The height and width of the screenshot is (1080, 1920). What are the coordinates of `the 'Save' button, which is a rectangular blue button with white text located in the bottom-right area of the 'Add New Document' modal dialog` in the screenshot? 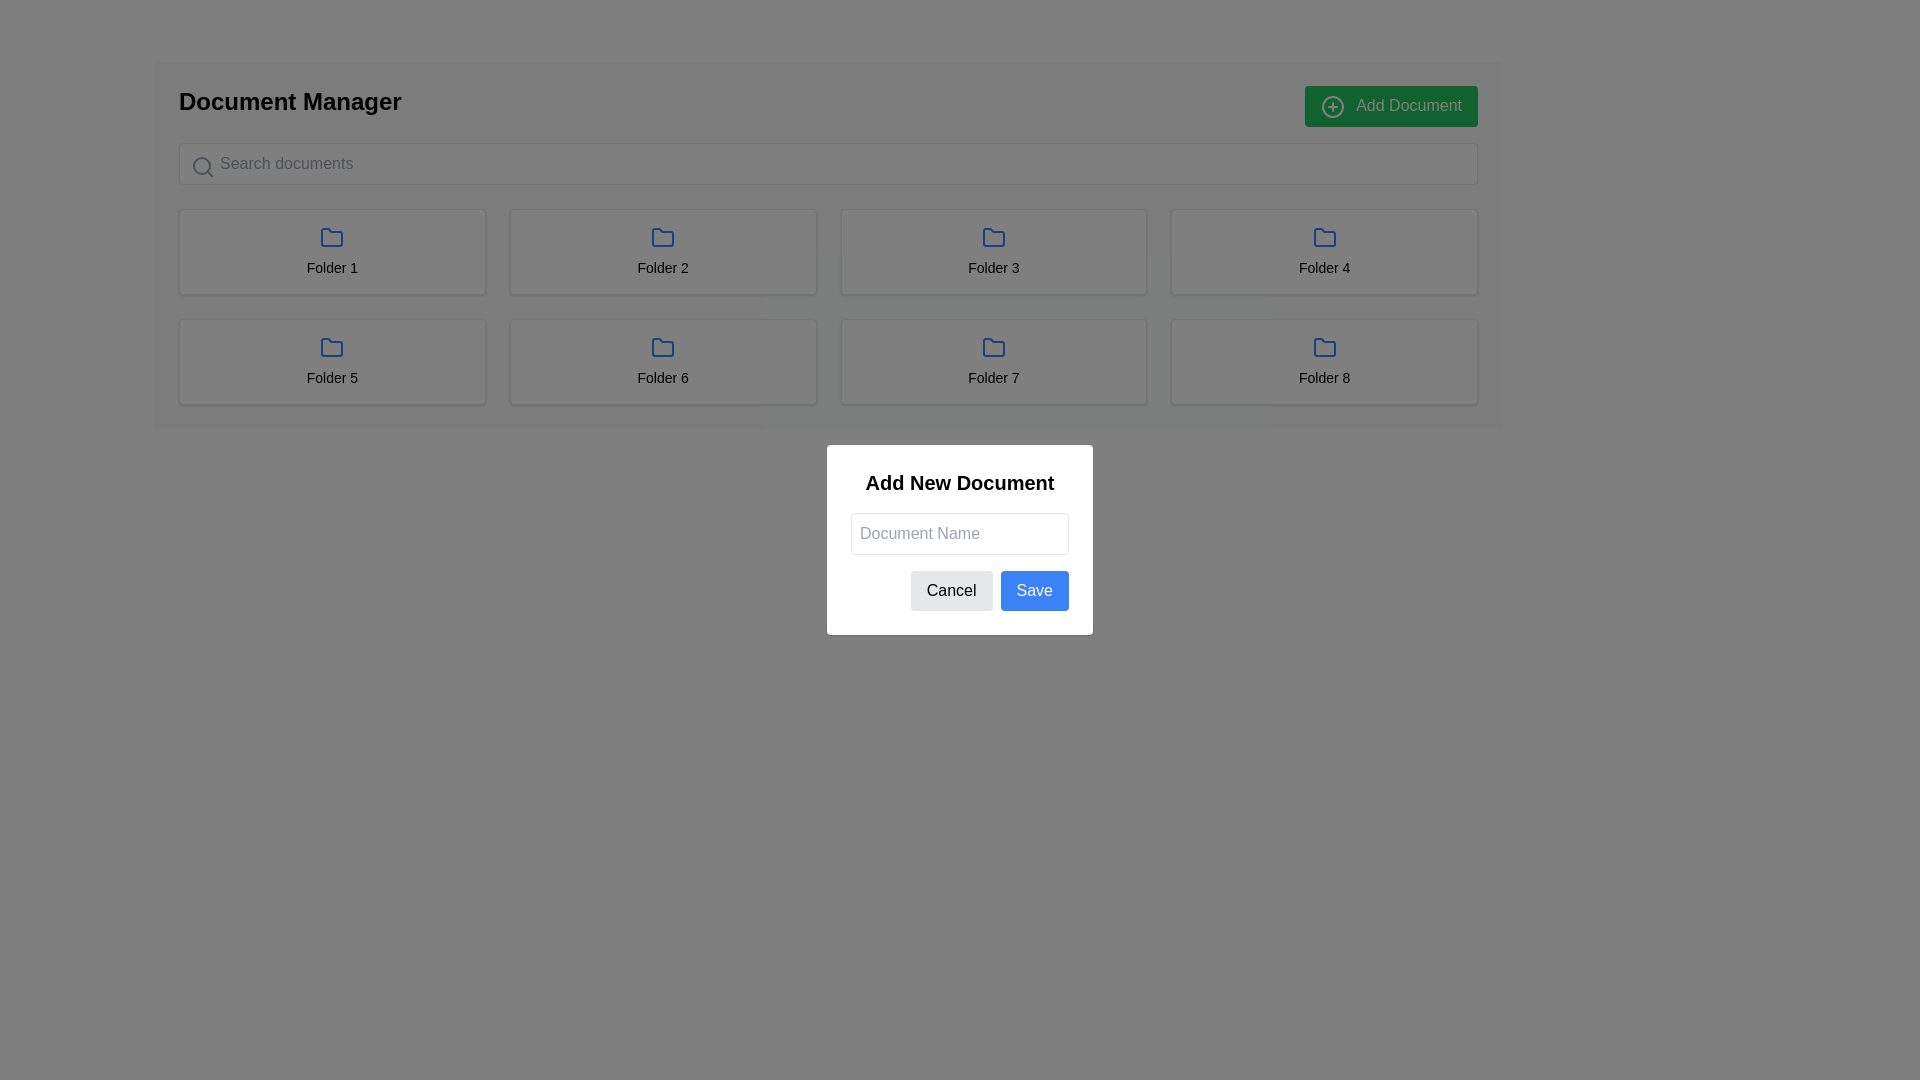 It's located at (1034, 589).